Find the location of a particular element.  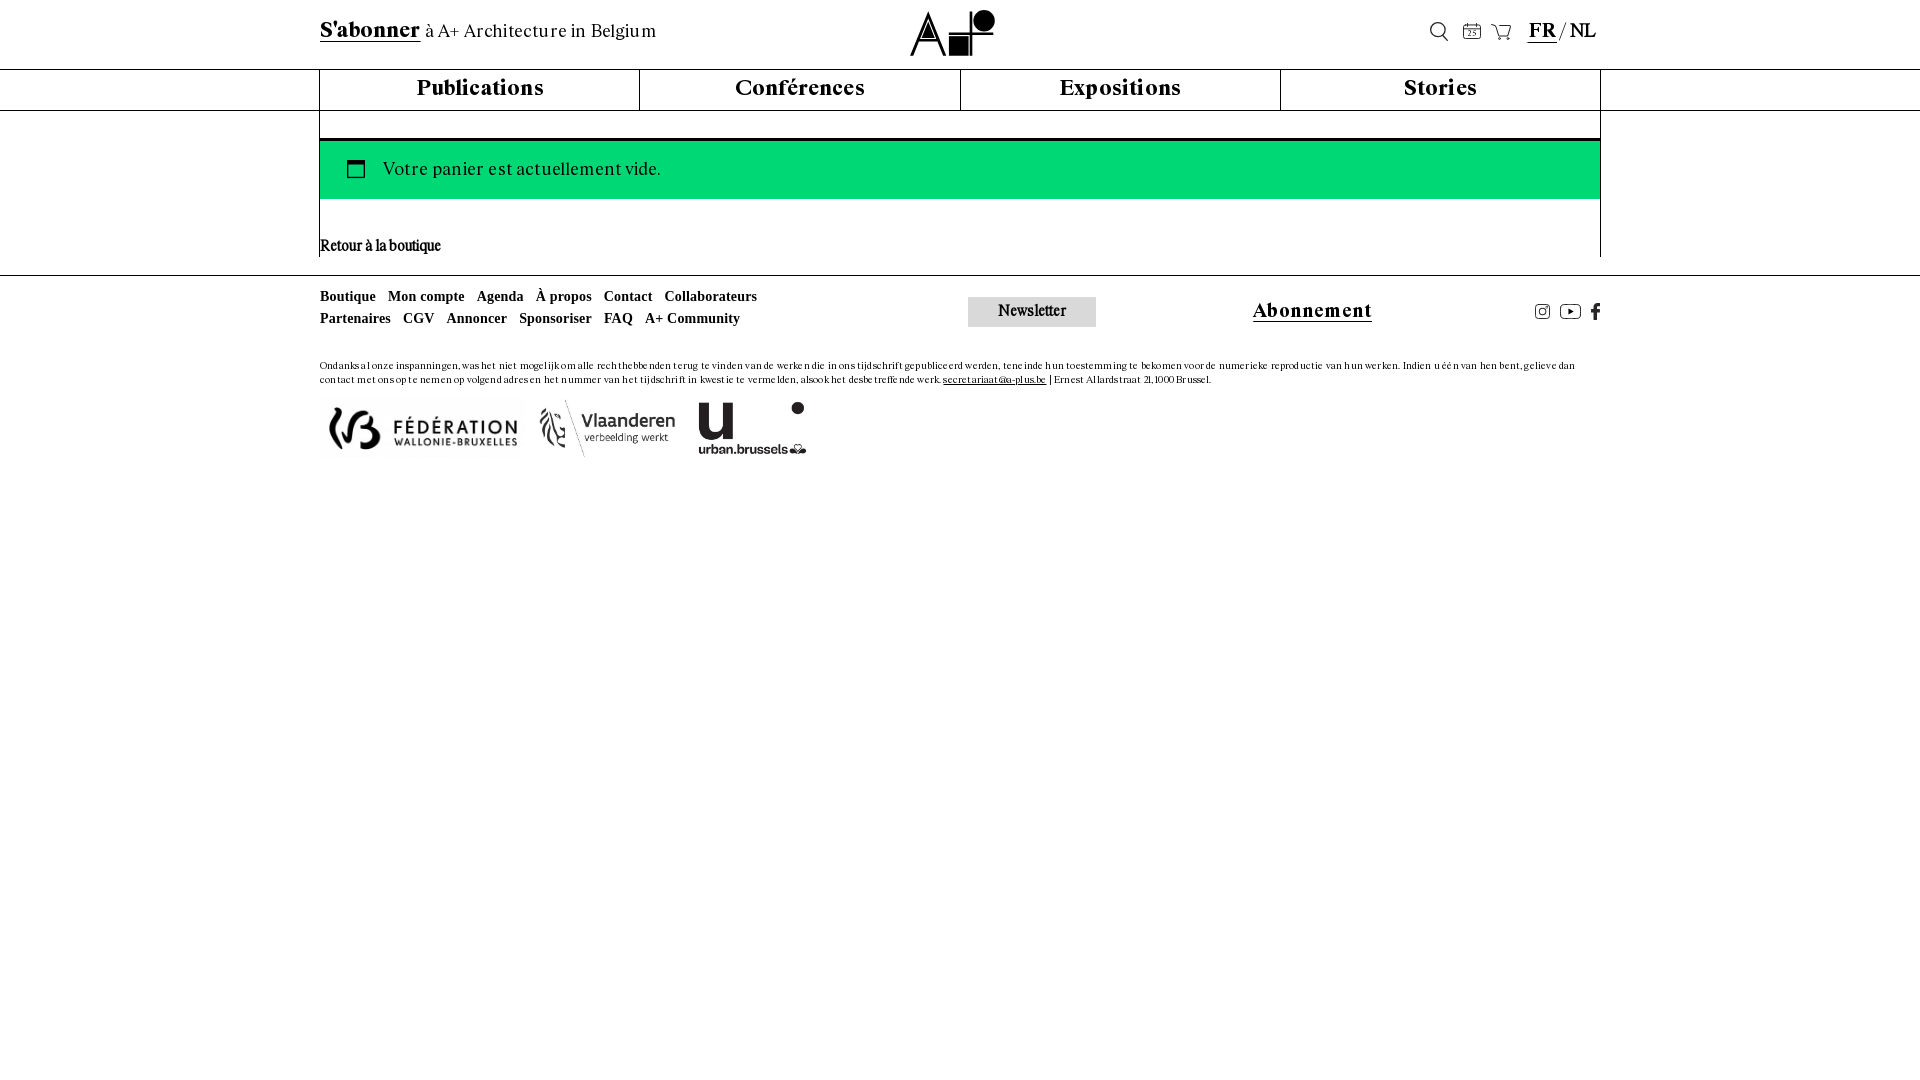

'Sponsoriser' is located at coordinates (518, 317).